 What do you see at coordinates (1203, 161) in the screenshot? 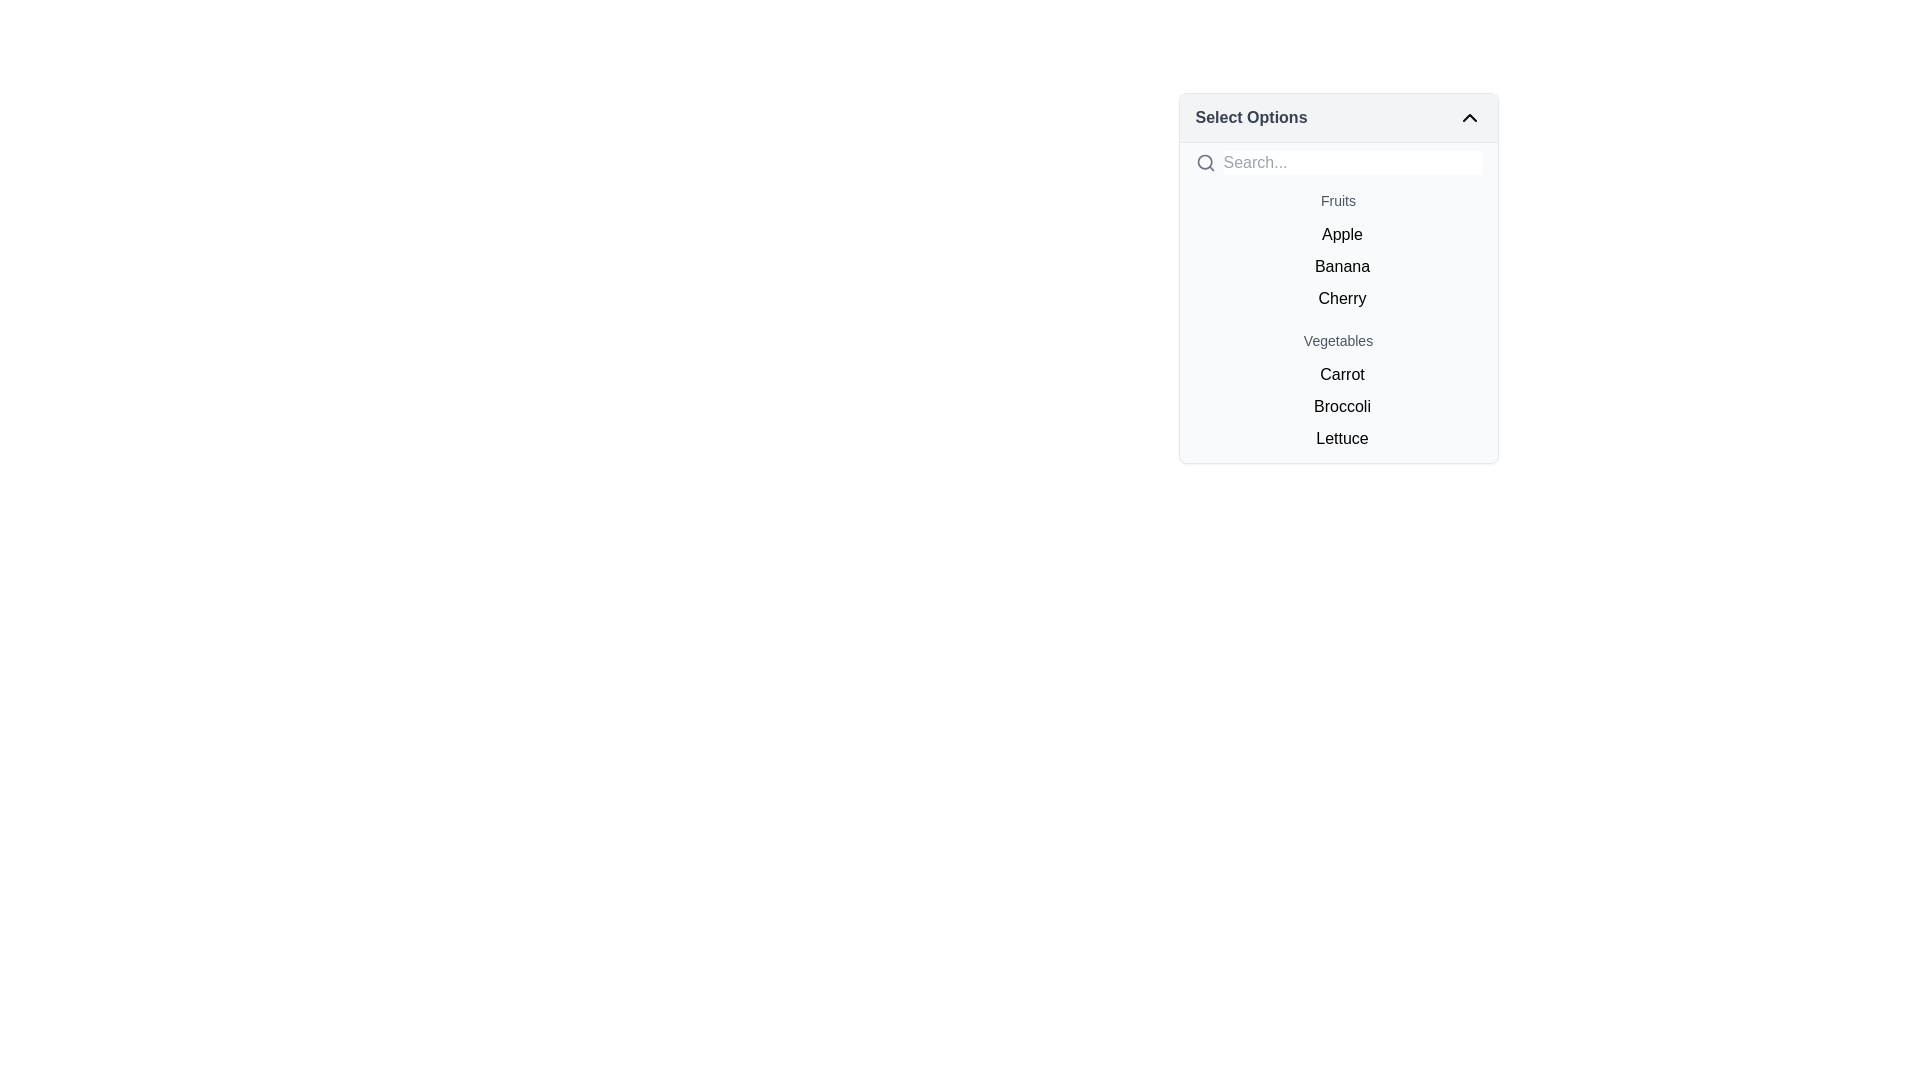
I see `the circular part of the magnifying glass icon located in the top left corner of the 'Select Options' dropdown menu` at bounding box center [1203, 161].